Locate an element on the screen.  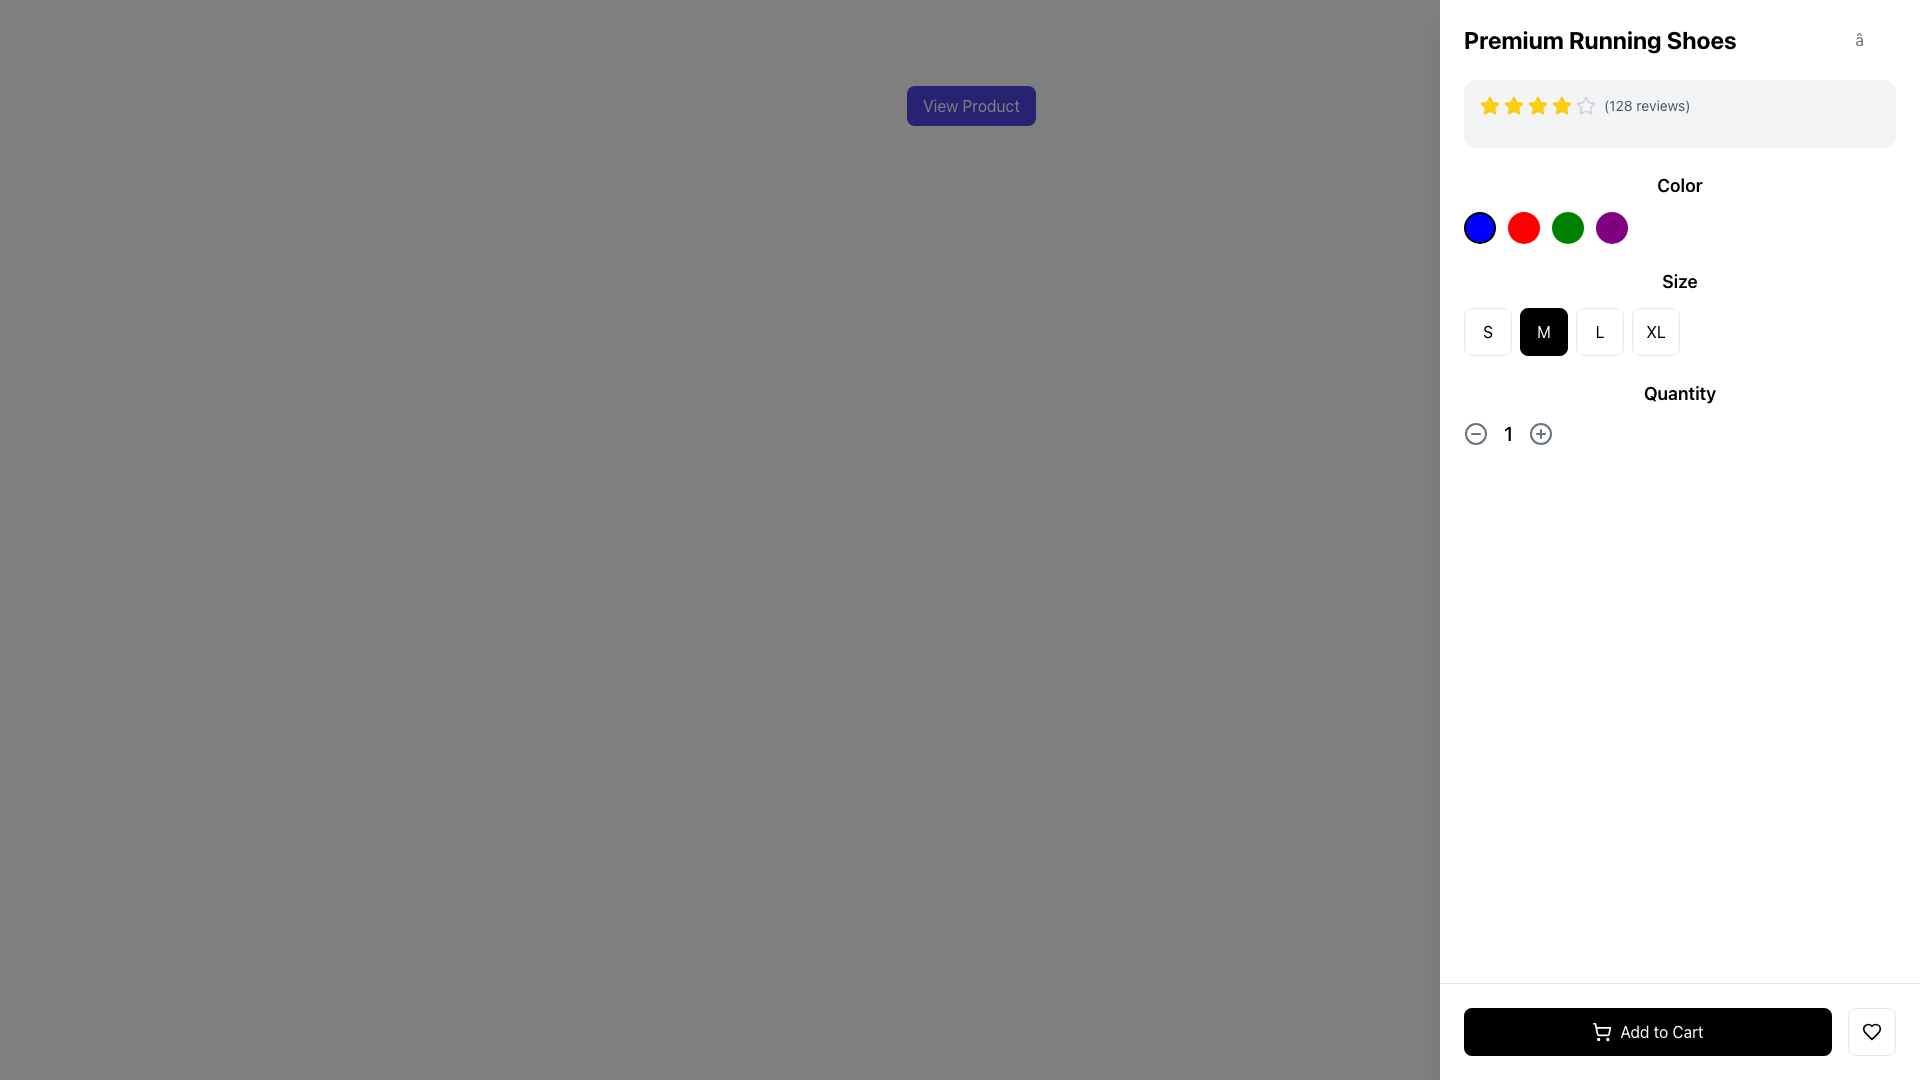
the bold and large text label displaying the number '1', which is situated between the decrement and increment icons in the 'Quantity' section is located at coordinates (1508, 433).